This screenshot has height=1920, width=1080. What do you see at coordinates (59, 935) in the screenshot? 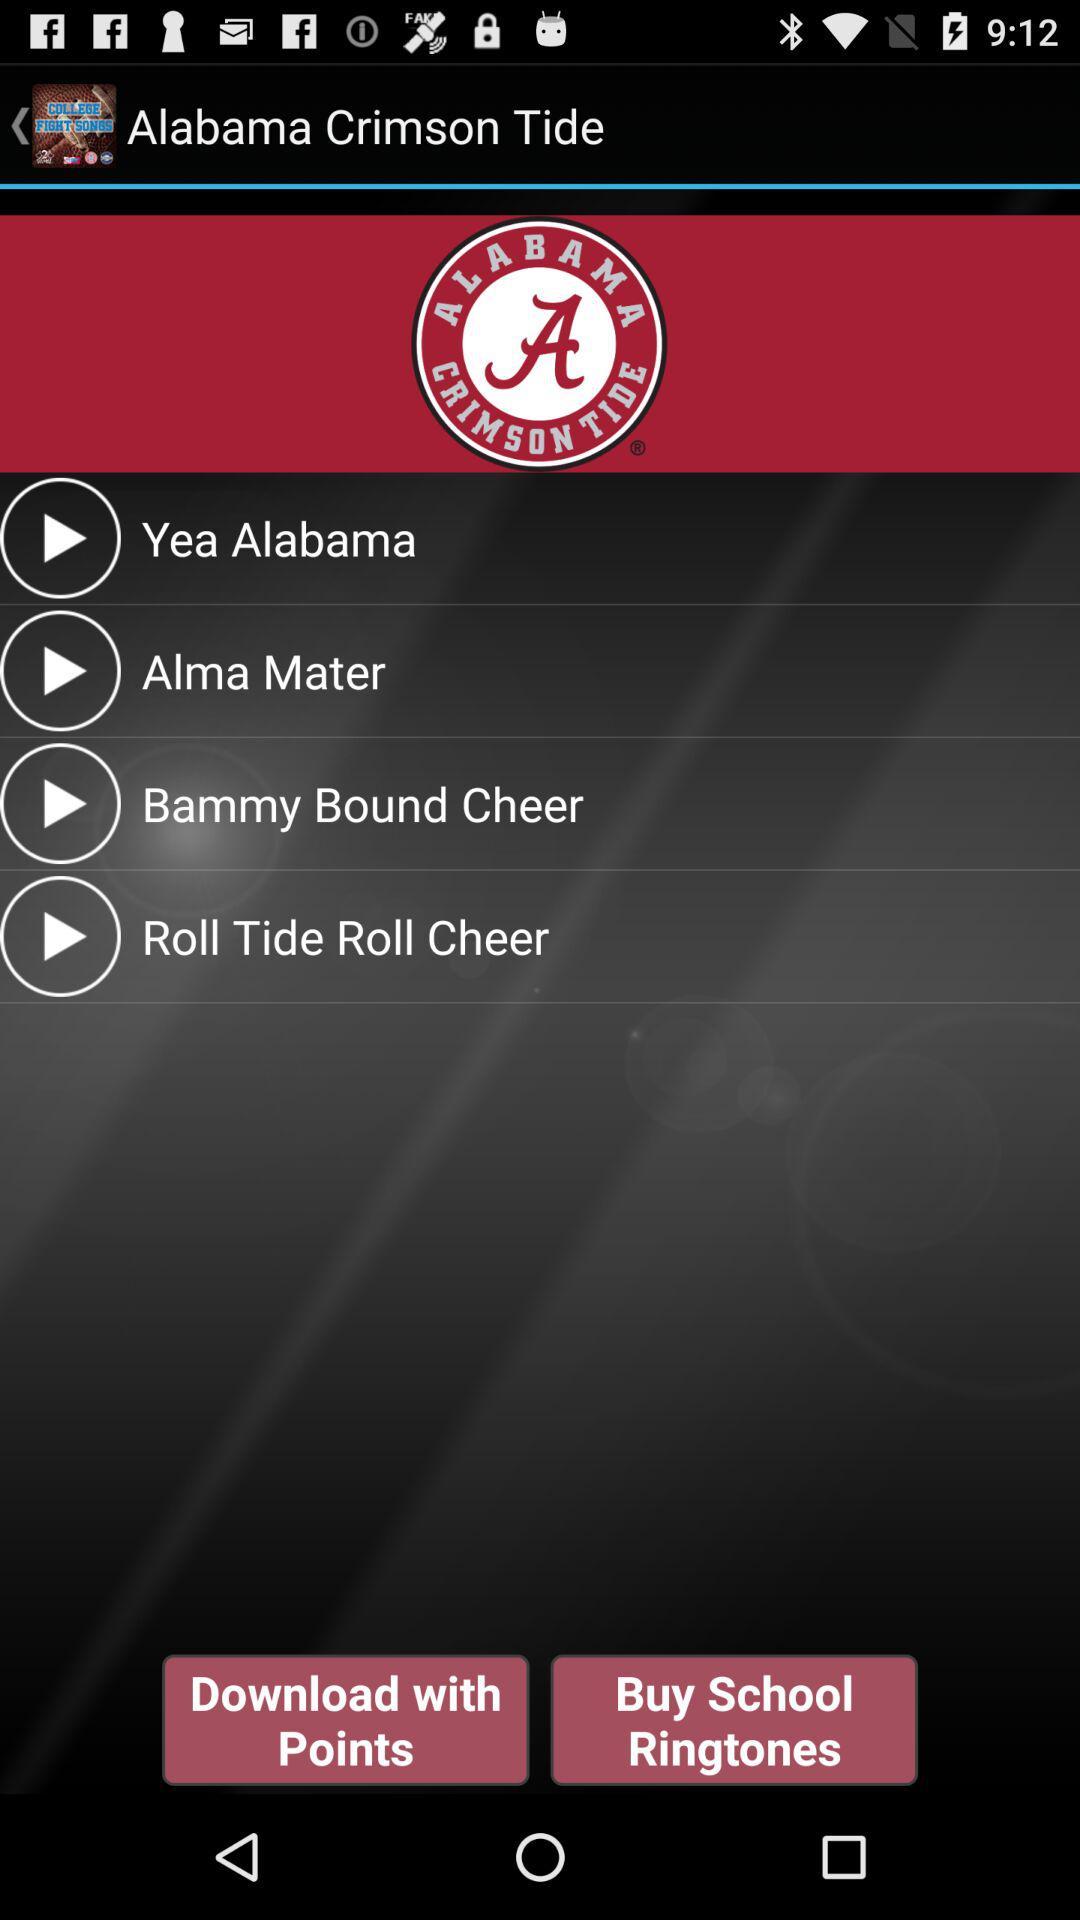
I see `click play button` at bounding box center [59, 935].